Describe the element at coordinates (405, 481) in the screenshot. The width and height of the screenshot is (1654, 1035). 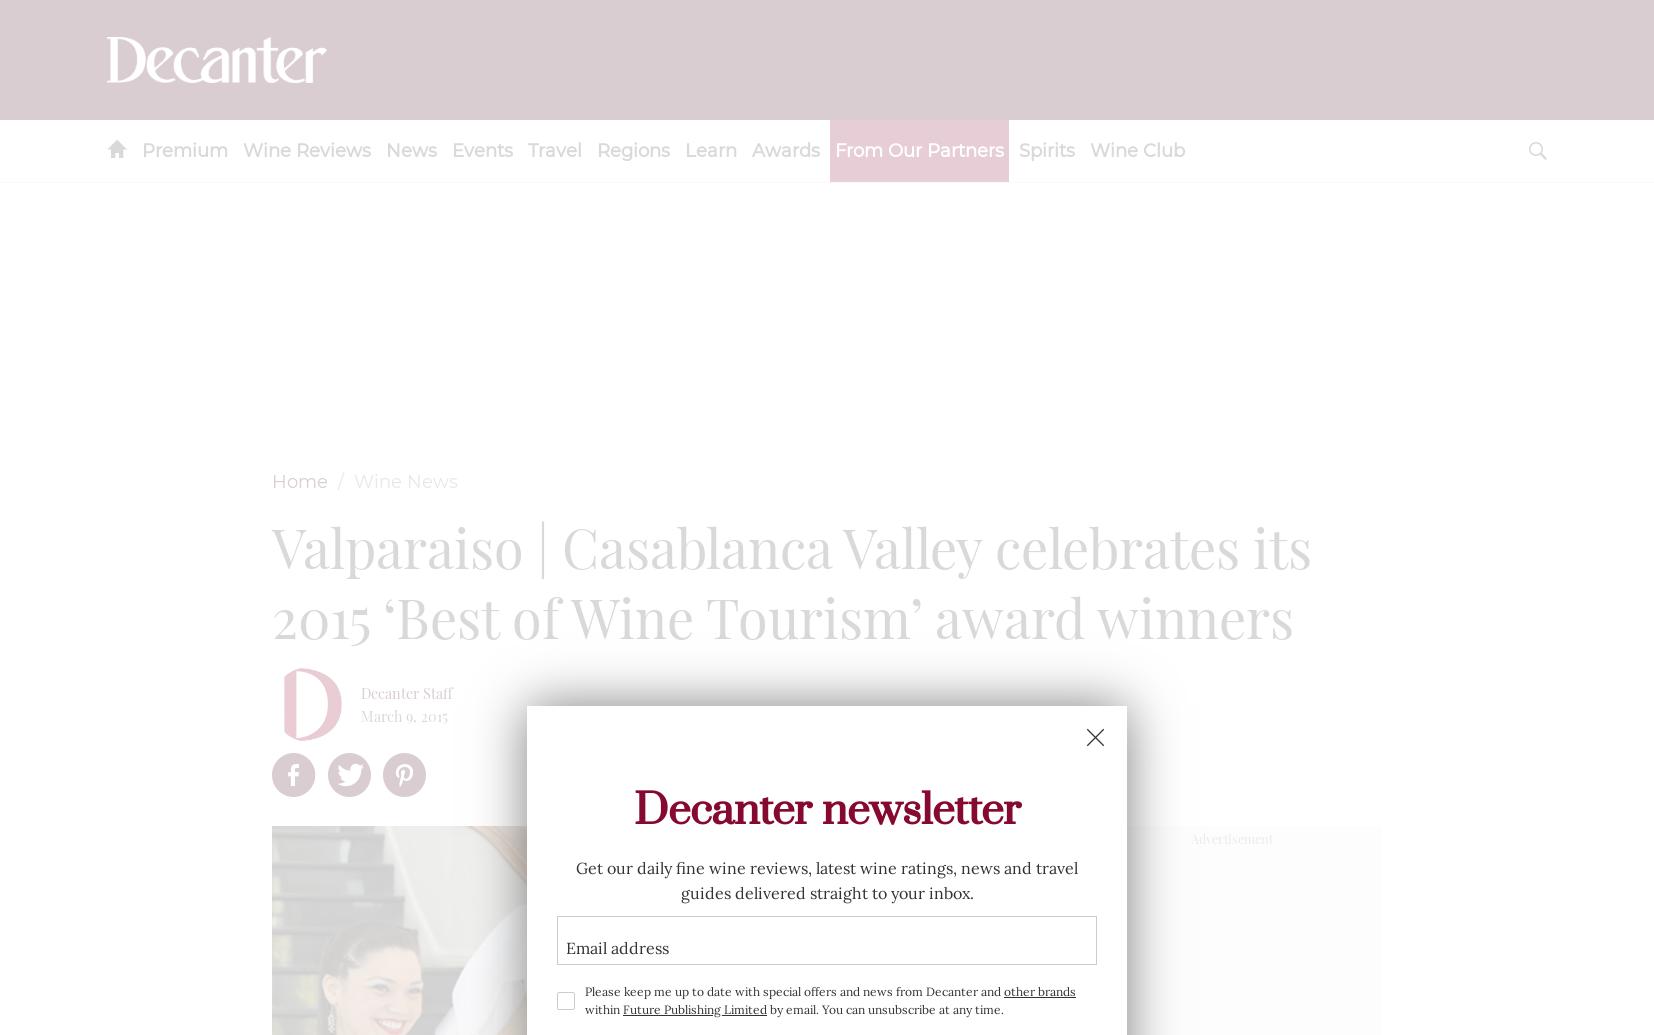
I see `'Wine News'` at that location.